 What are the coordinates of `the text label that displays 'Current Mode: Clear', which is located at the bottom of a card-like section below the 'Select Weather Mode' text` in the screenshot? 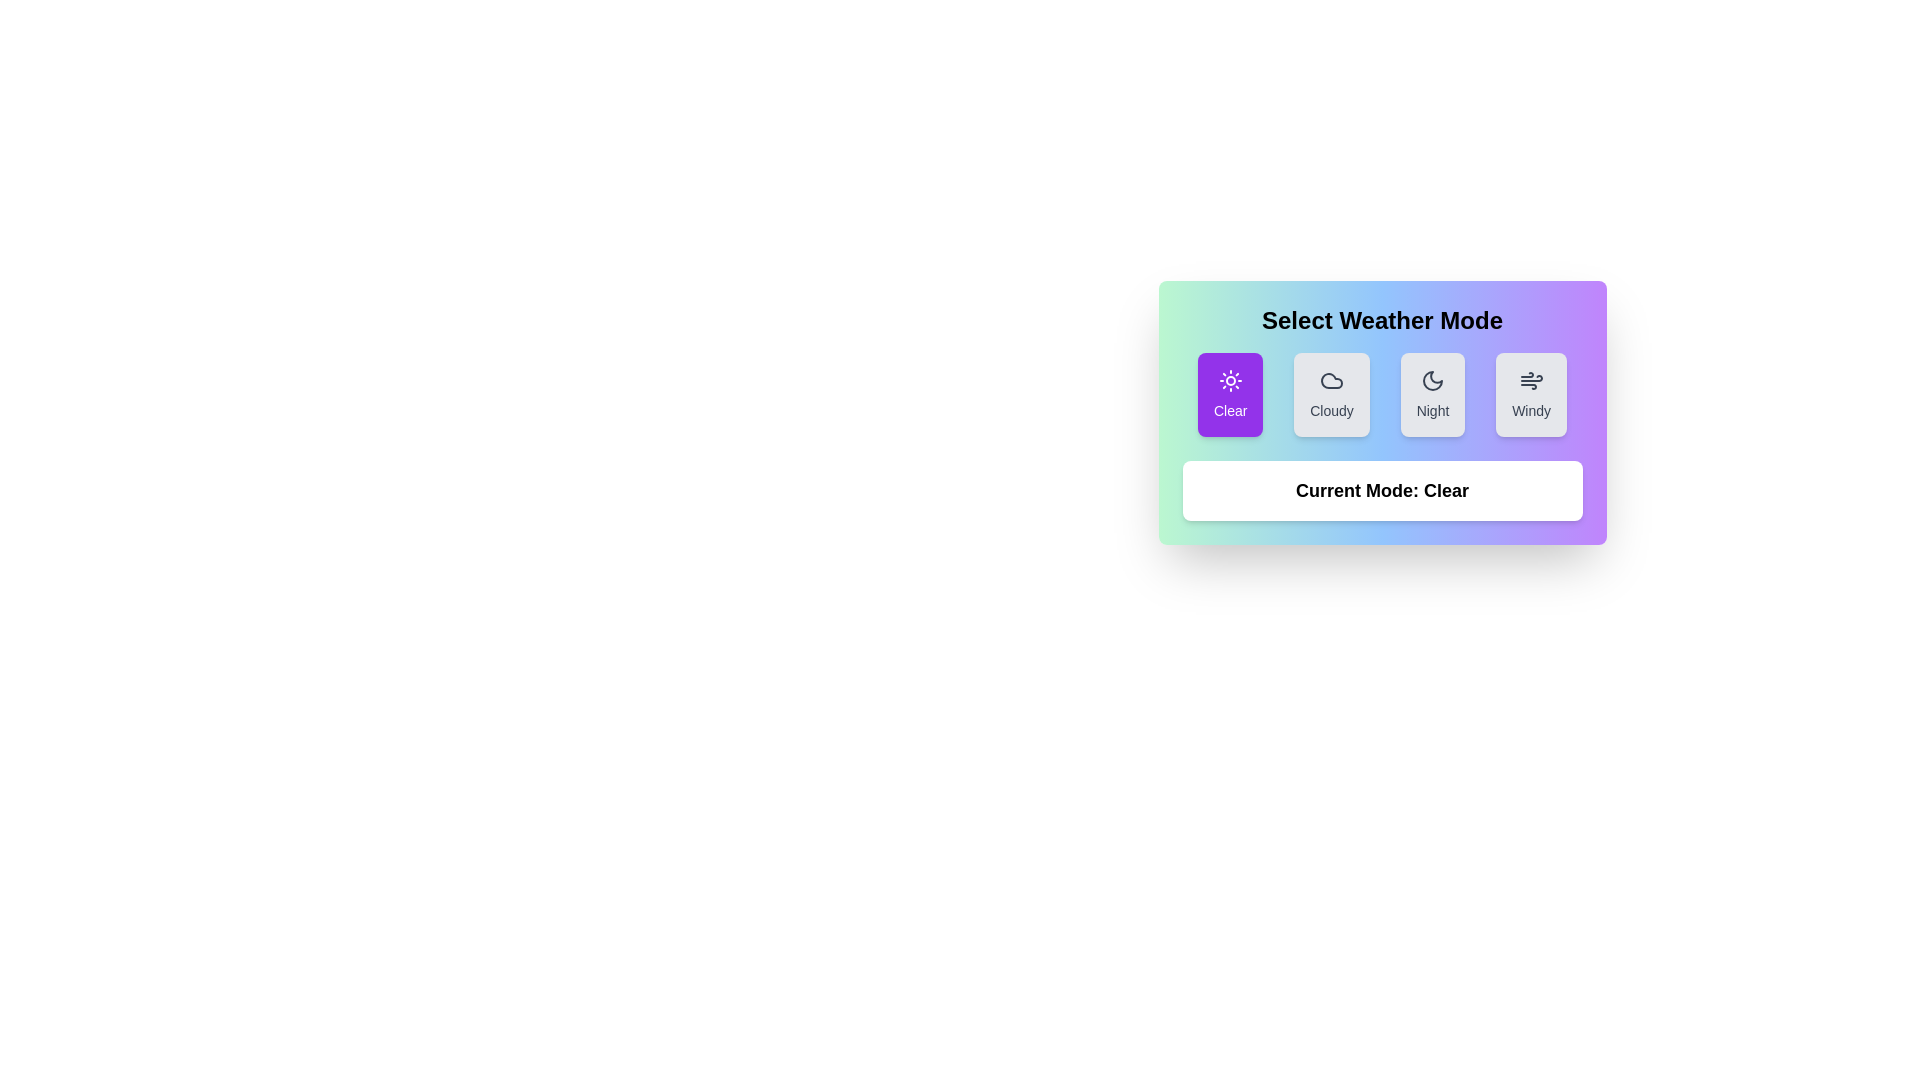 It's located at (1381, 490).